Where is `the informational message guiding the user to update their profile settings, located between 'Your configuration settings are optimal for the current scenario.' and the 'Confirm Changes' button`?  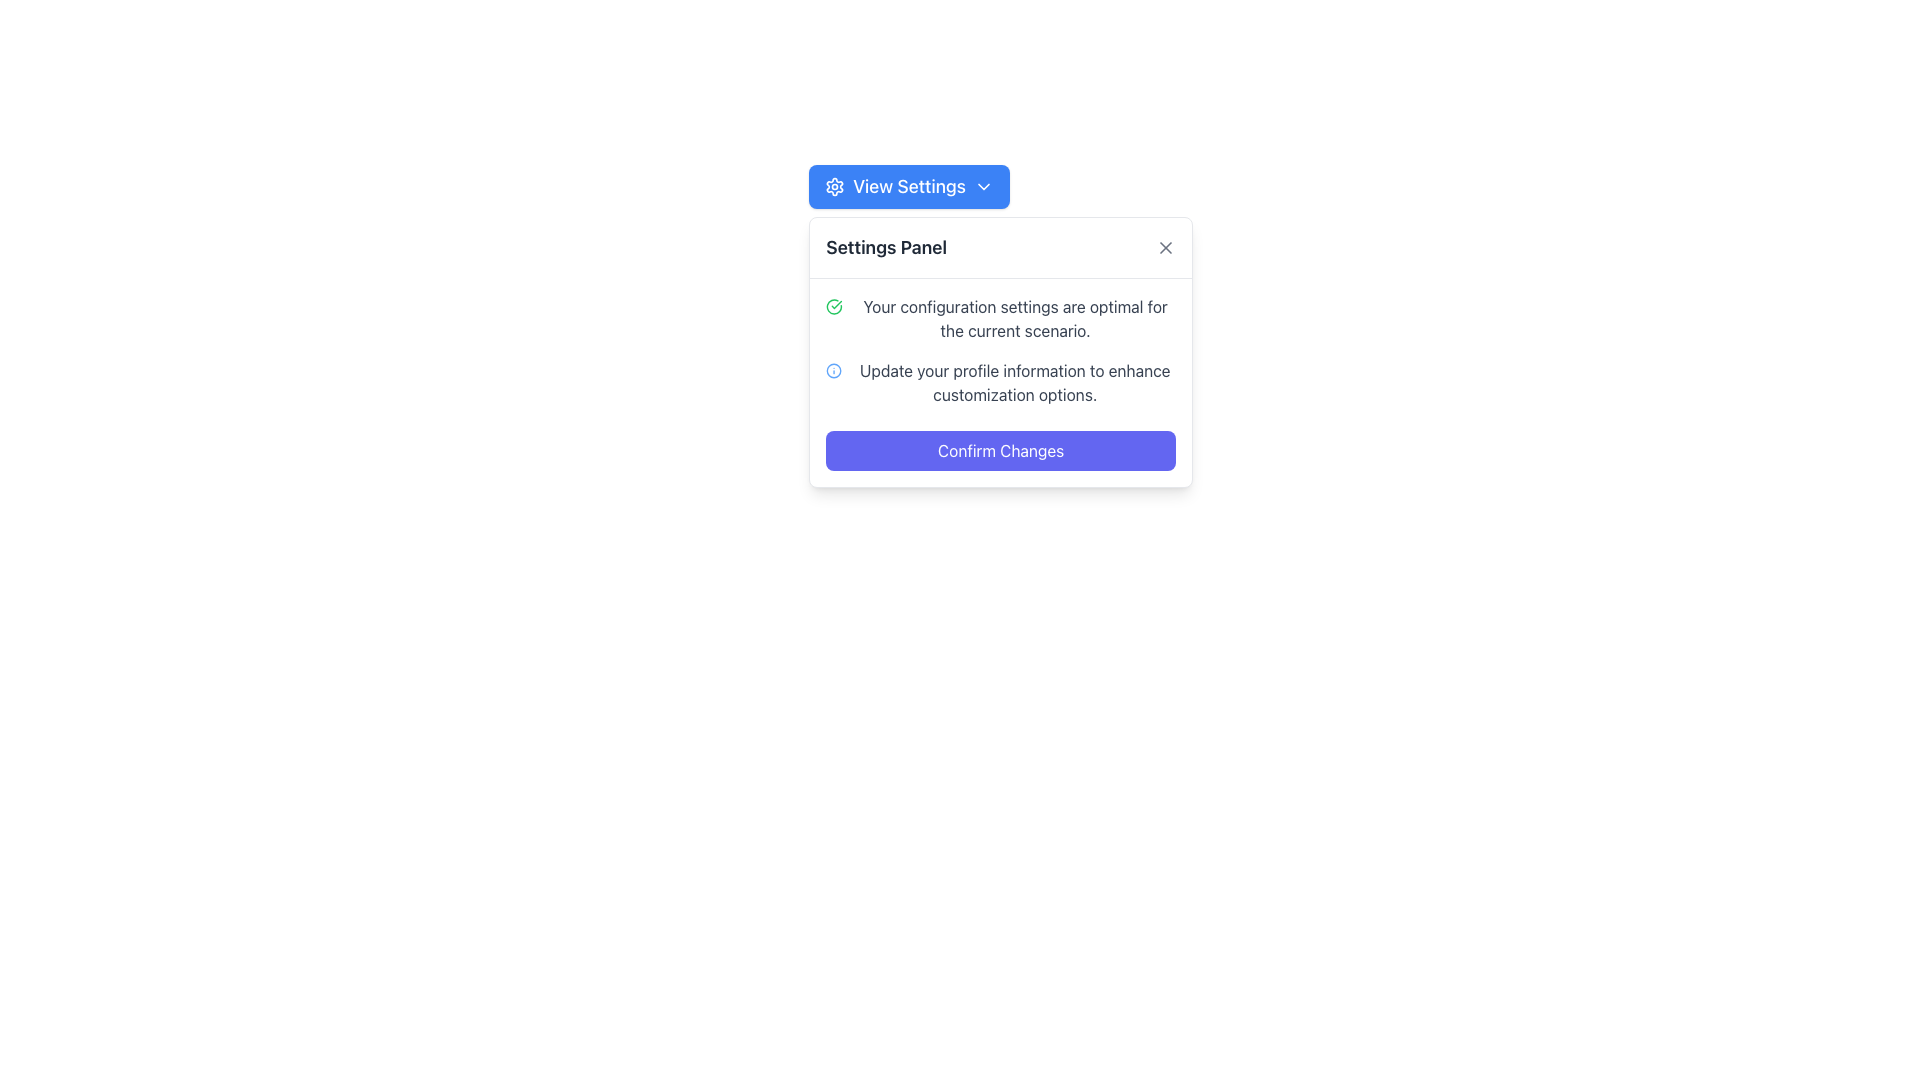
the informational message guiding the user to update their profile settings, located between 'Your configuration settings are optimal for the current scenario.' and the 'Confirm Changes' button is located at coordinates (1001, 382).